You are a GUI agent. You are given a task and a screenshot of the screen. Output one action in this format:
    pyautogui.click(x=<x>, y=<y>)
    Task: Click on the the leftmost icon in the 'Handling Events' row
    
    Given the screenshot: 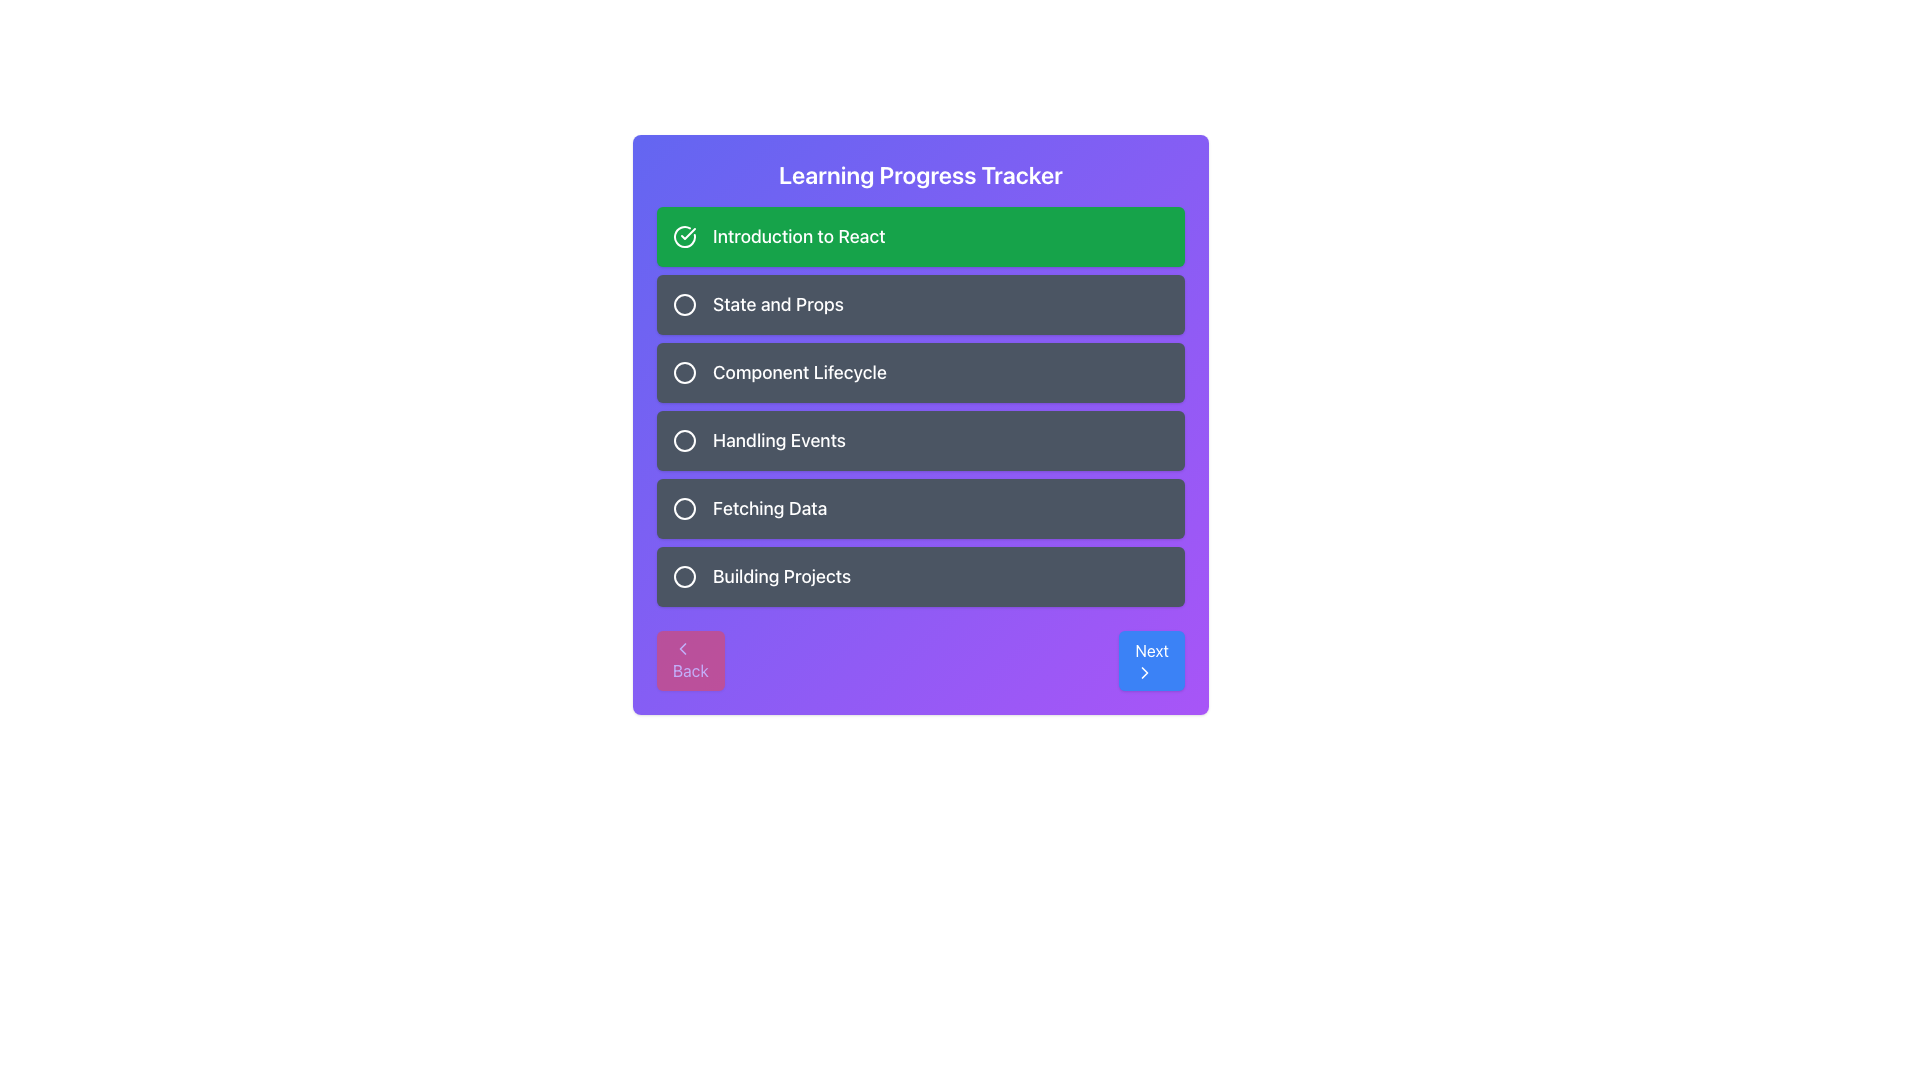 What is the action you would take?
    pyautogui.click(x=685, y=439)
    